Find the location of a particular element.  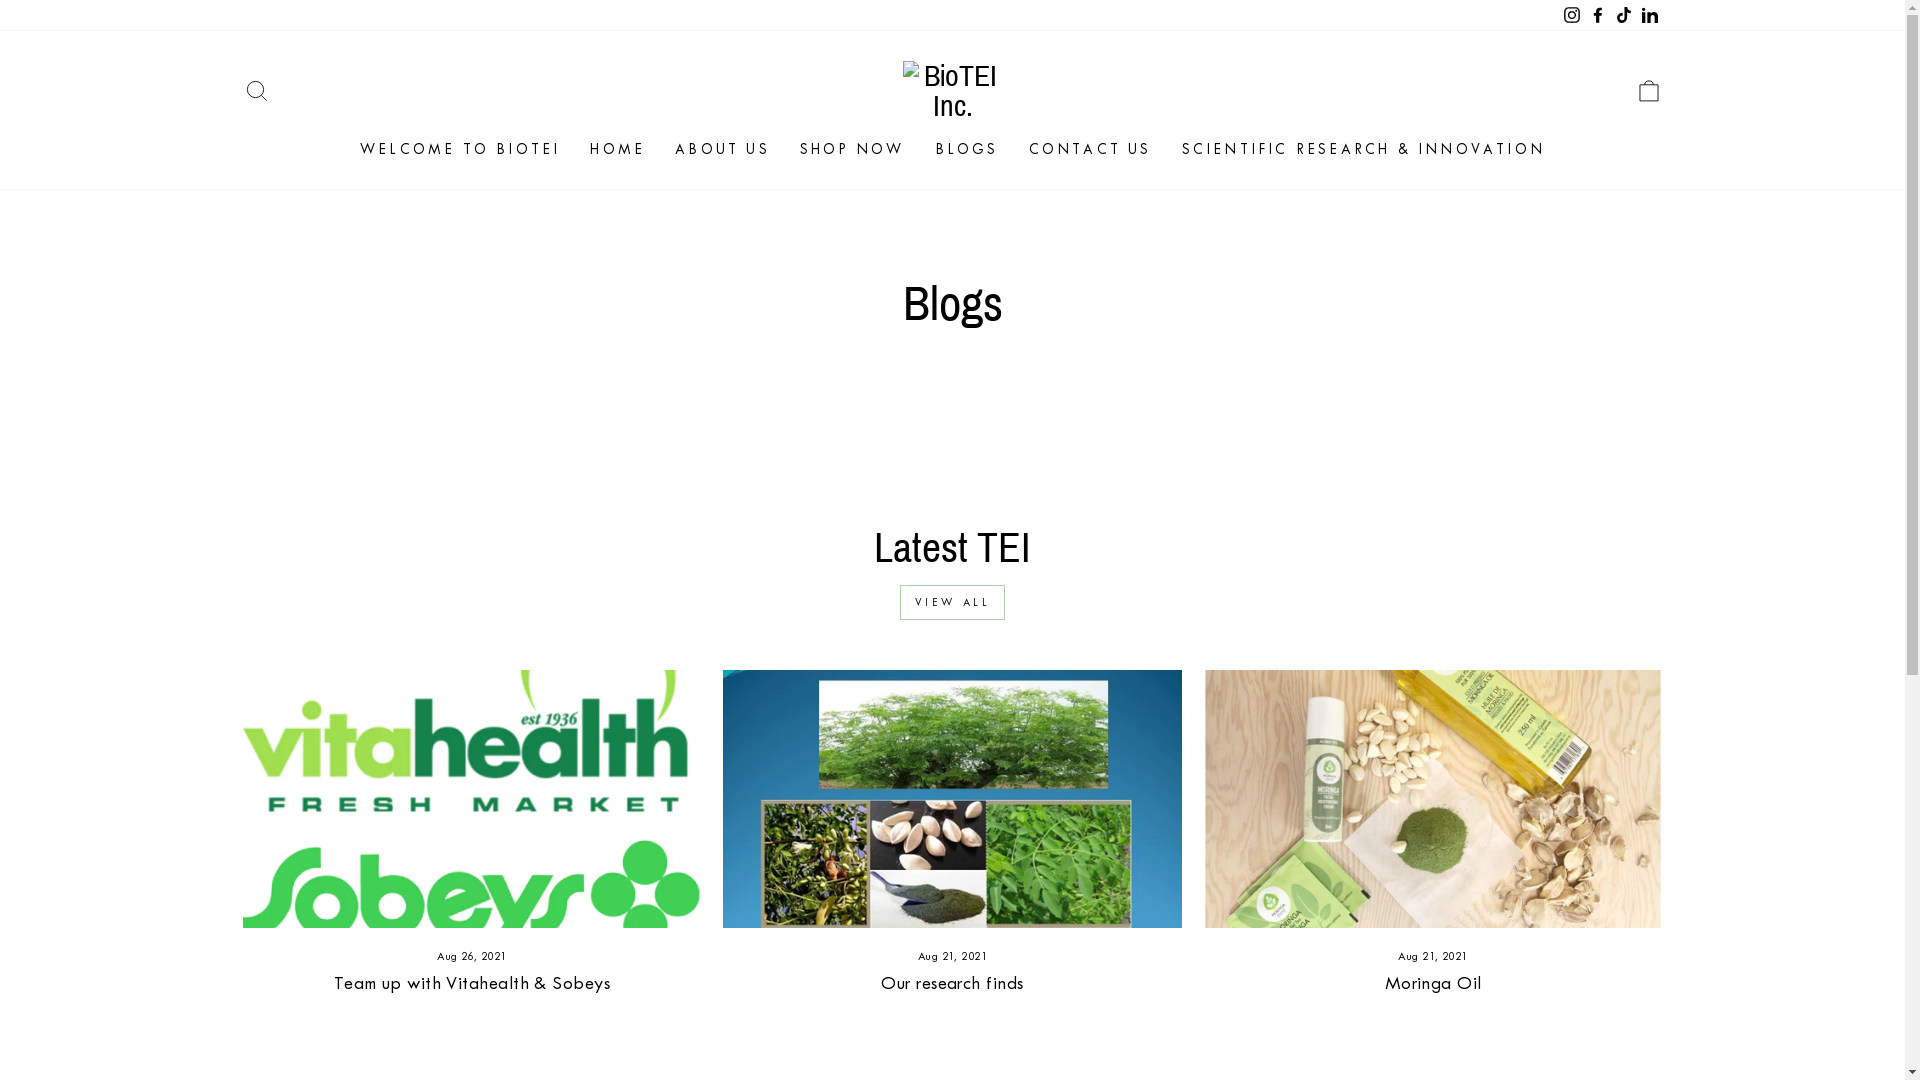

'SHOP NOW' is located at coordinates (852, 148).